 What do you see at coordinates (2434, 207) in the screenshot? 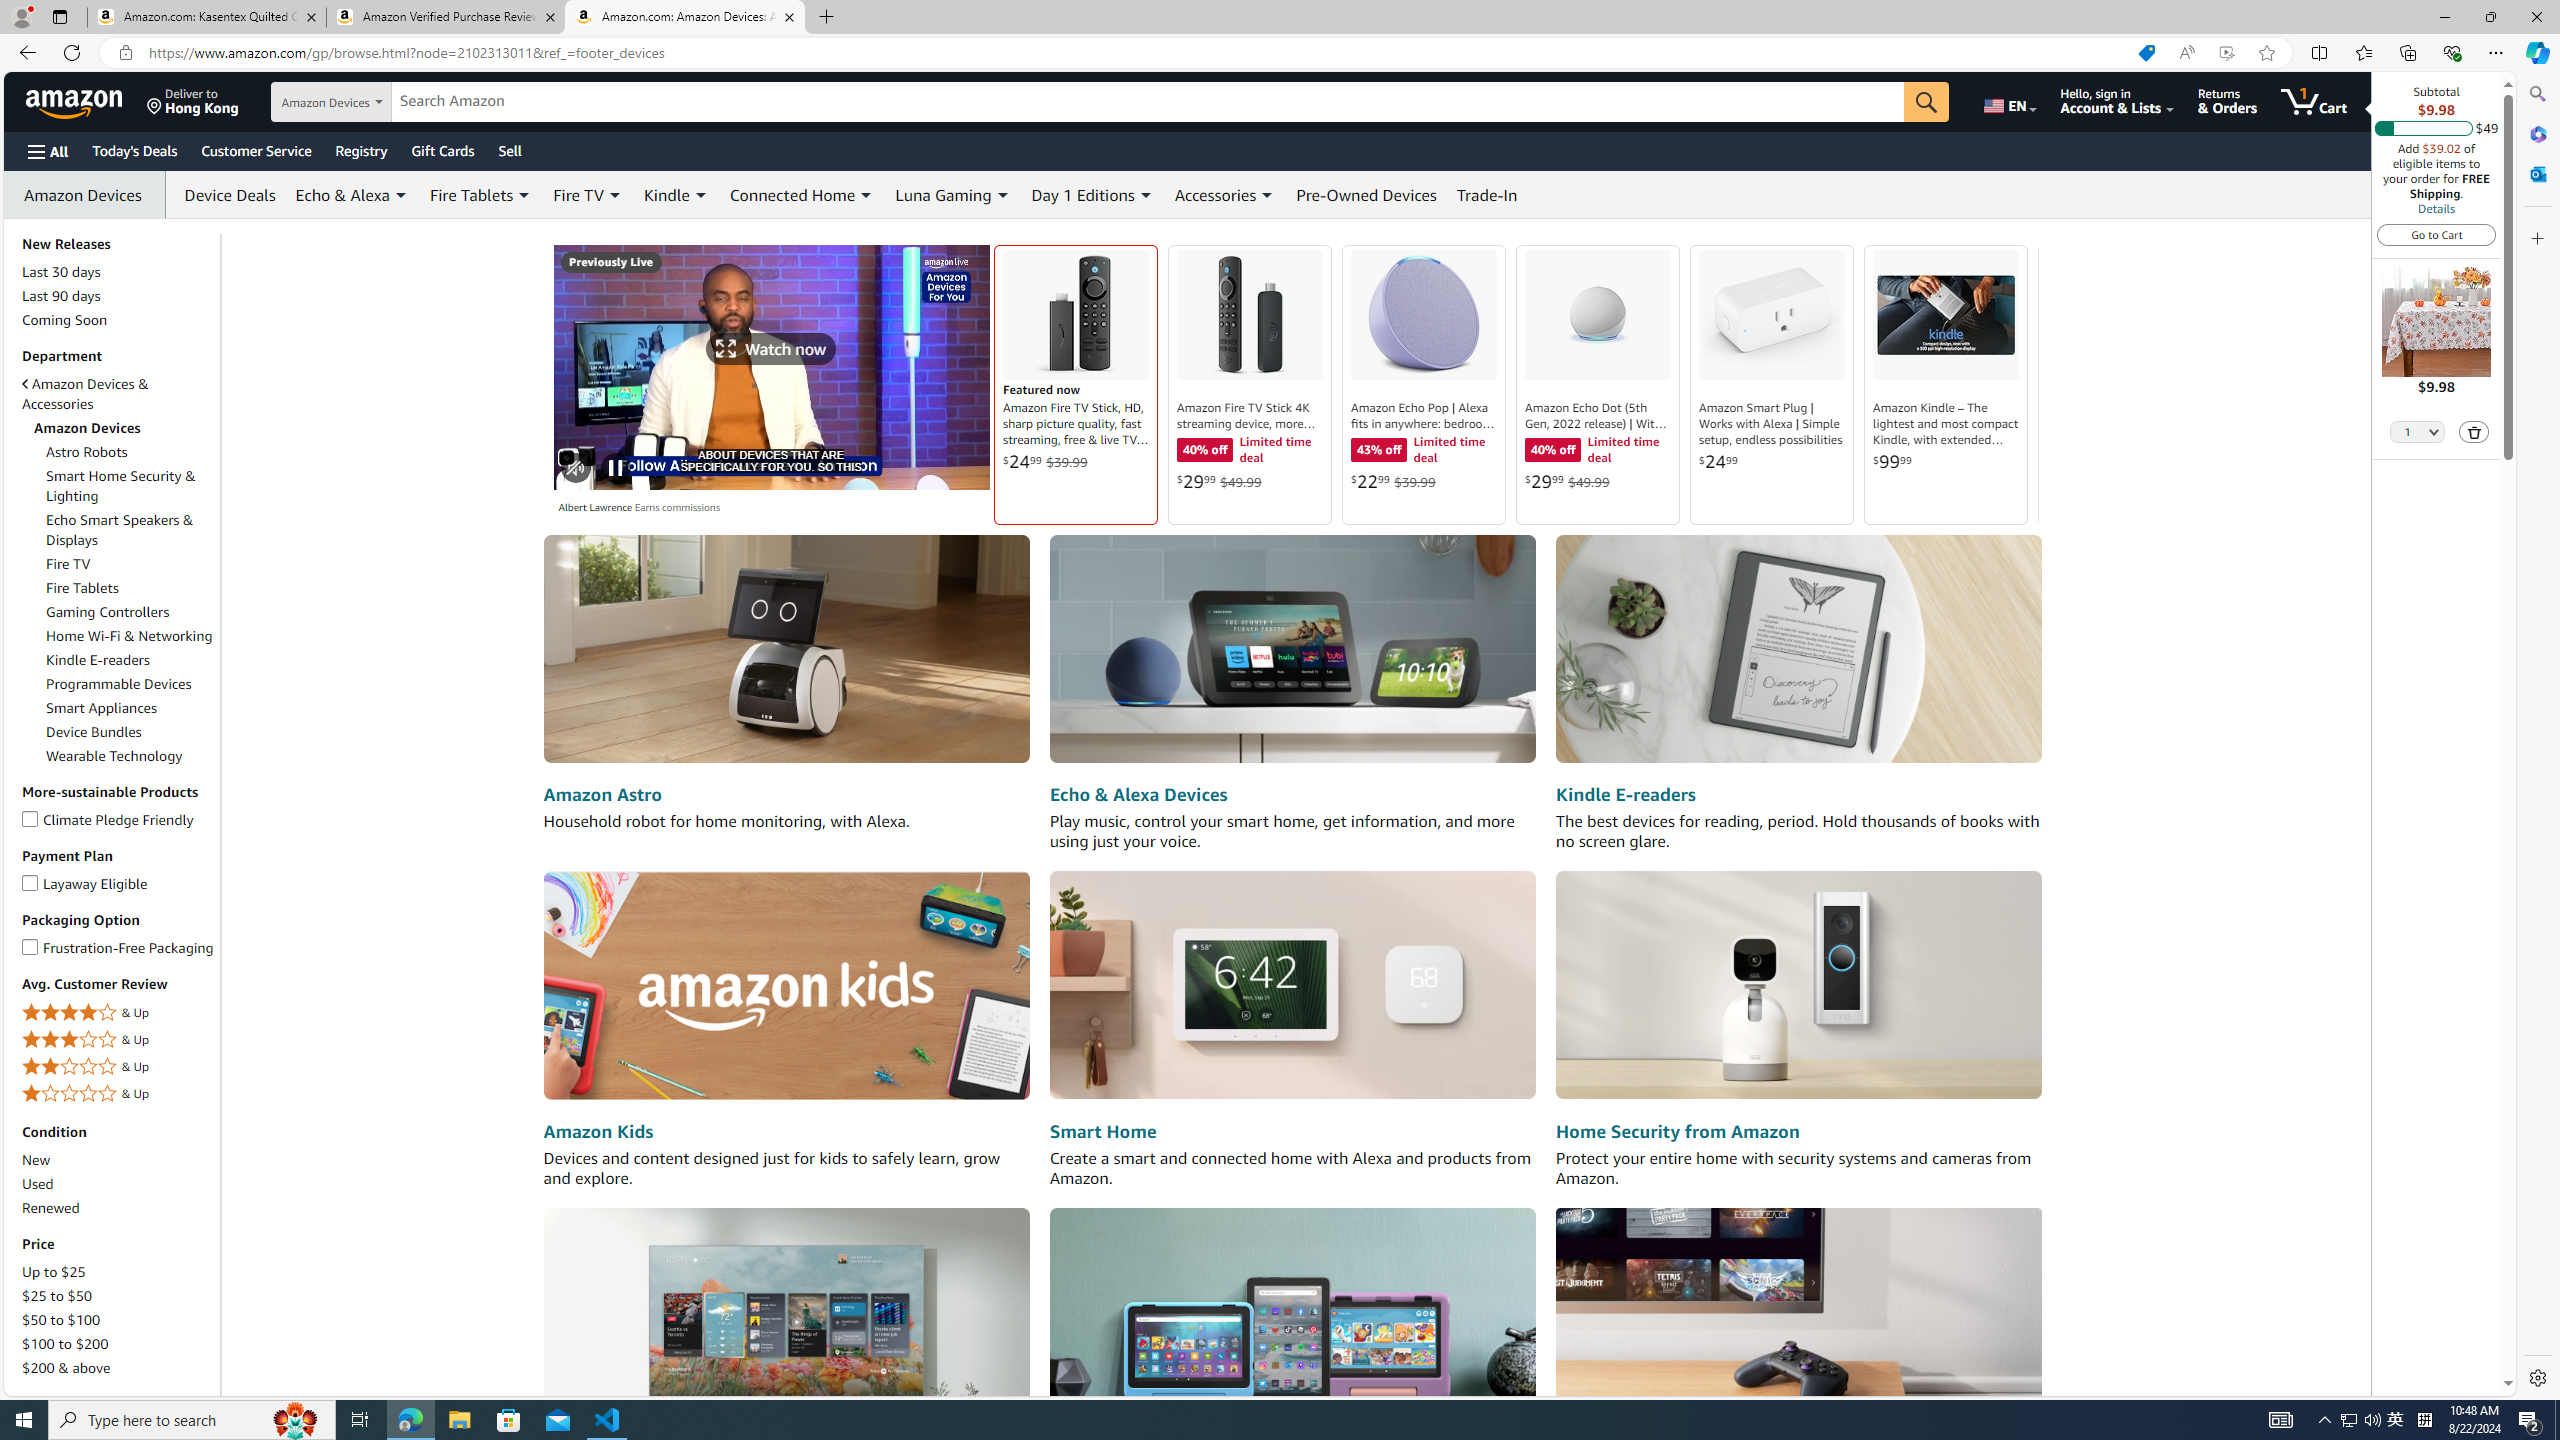
I see `'Details'` at bounding box center [2434, 207].